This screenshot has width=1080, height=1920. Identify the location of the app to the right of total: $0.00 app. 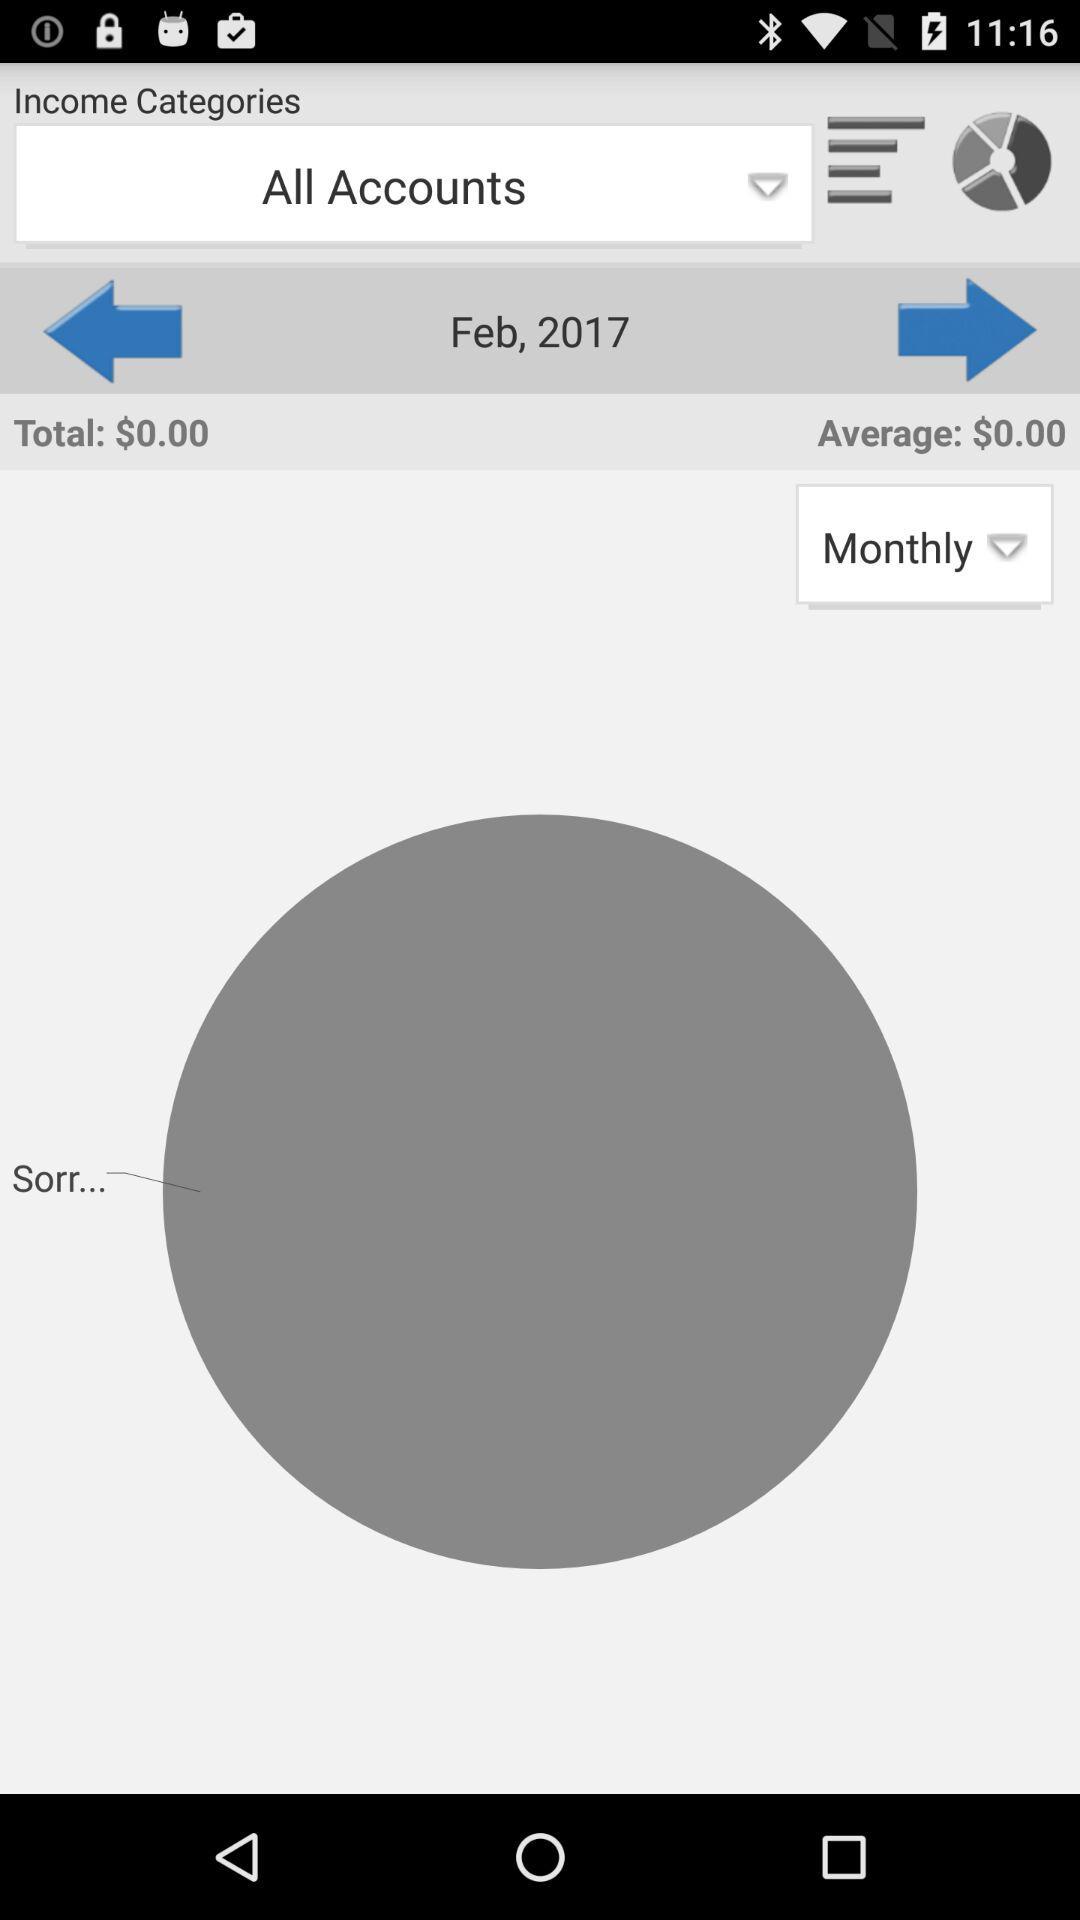
(924, 546).